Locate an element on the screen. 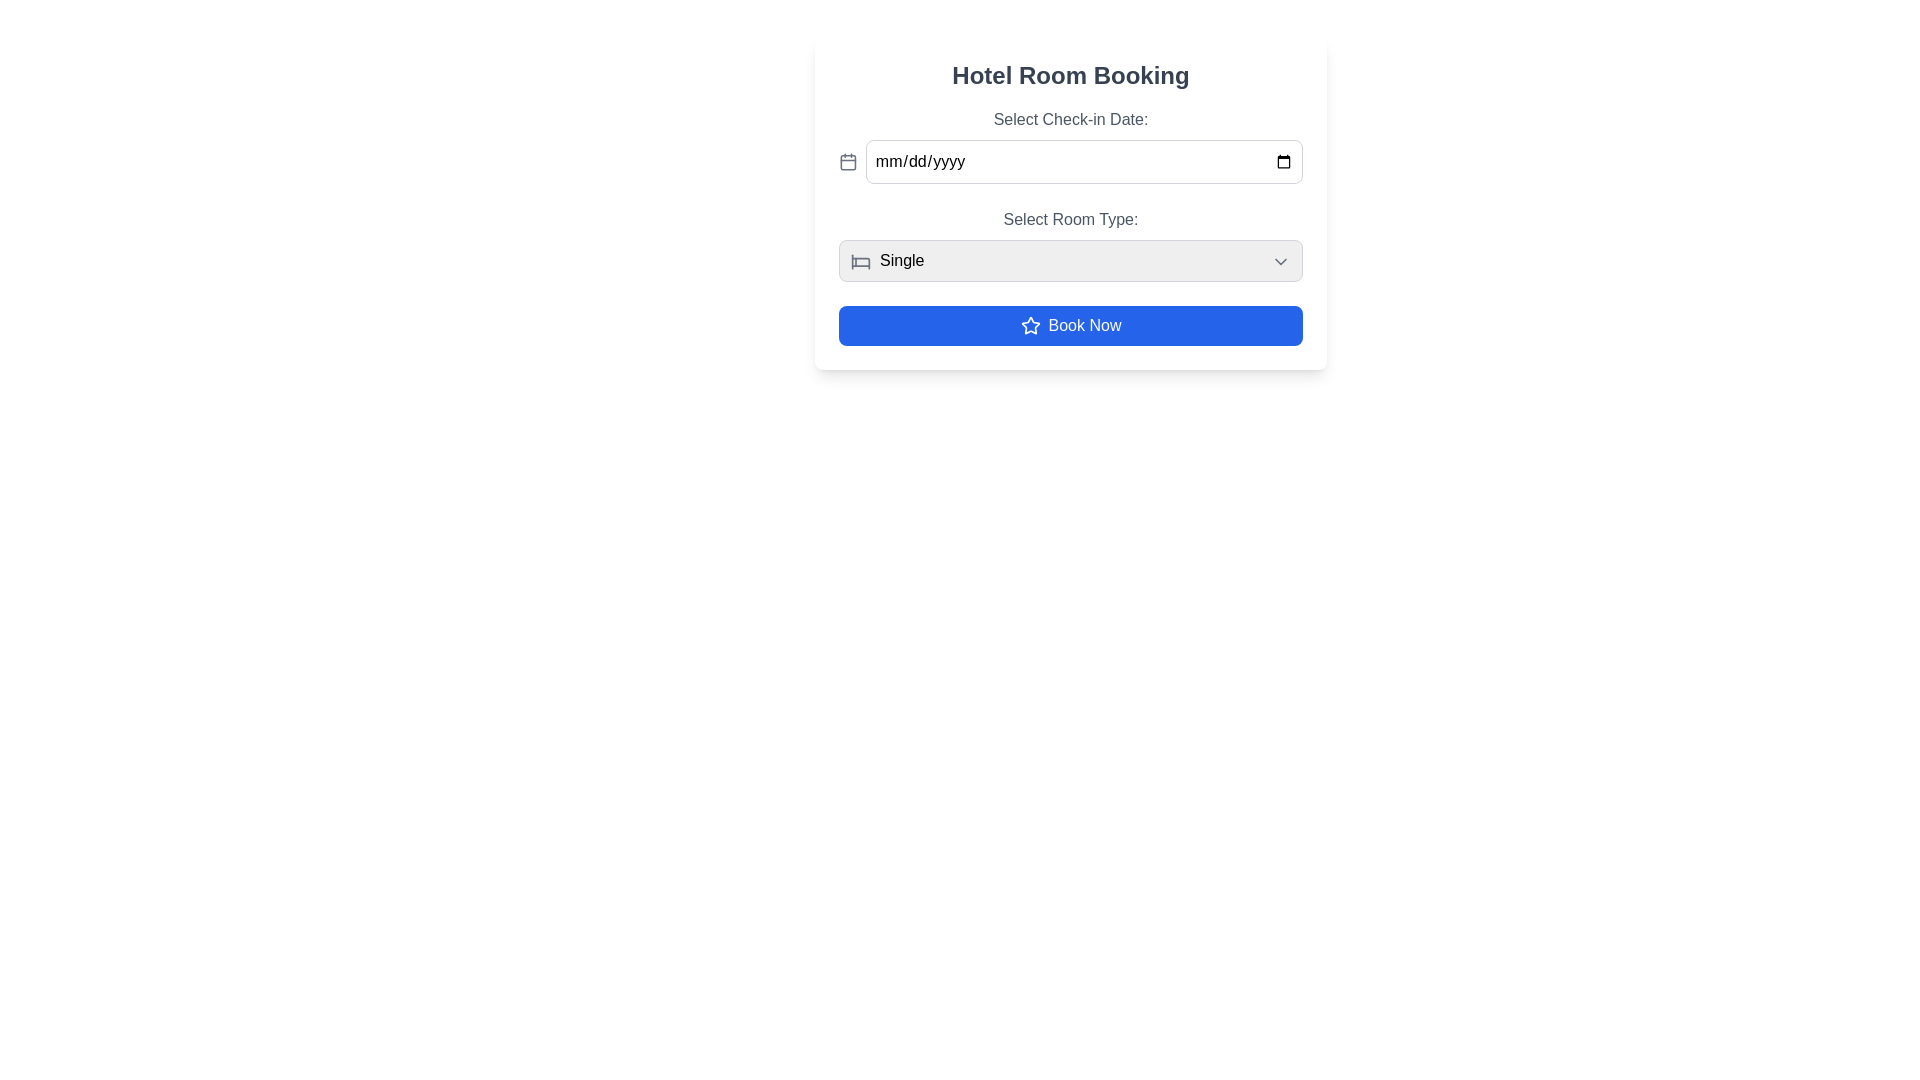  the design of the star-shaped icon outlined in blue, located inside the 'Book Now' button on the left side is located at coordinates (1030, 325).